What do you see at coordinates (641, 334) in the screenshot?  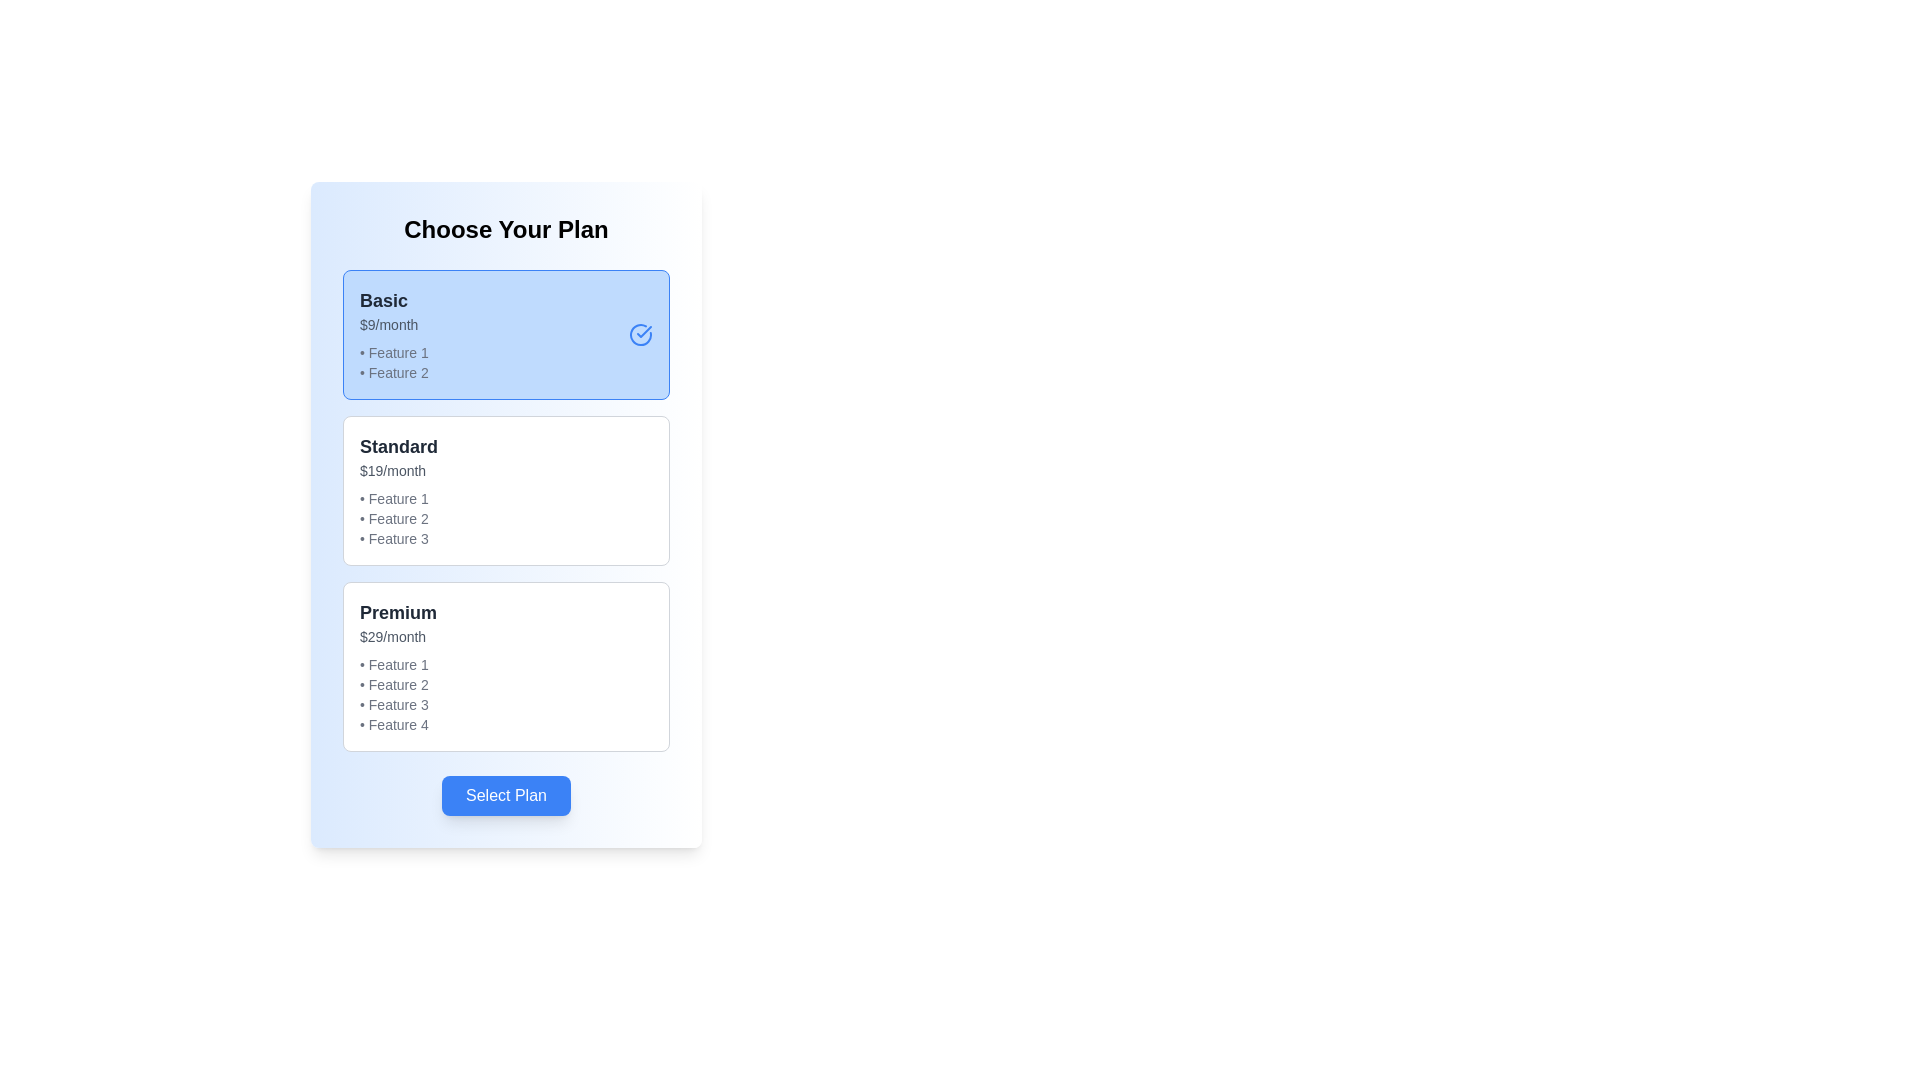 I see `the blue circular icon with a checkmark inside, located in the top-right corner of the blue-bordered card labeled 'Basic $9/month'` at bounding box center [641, 334].